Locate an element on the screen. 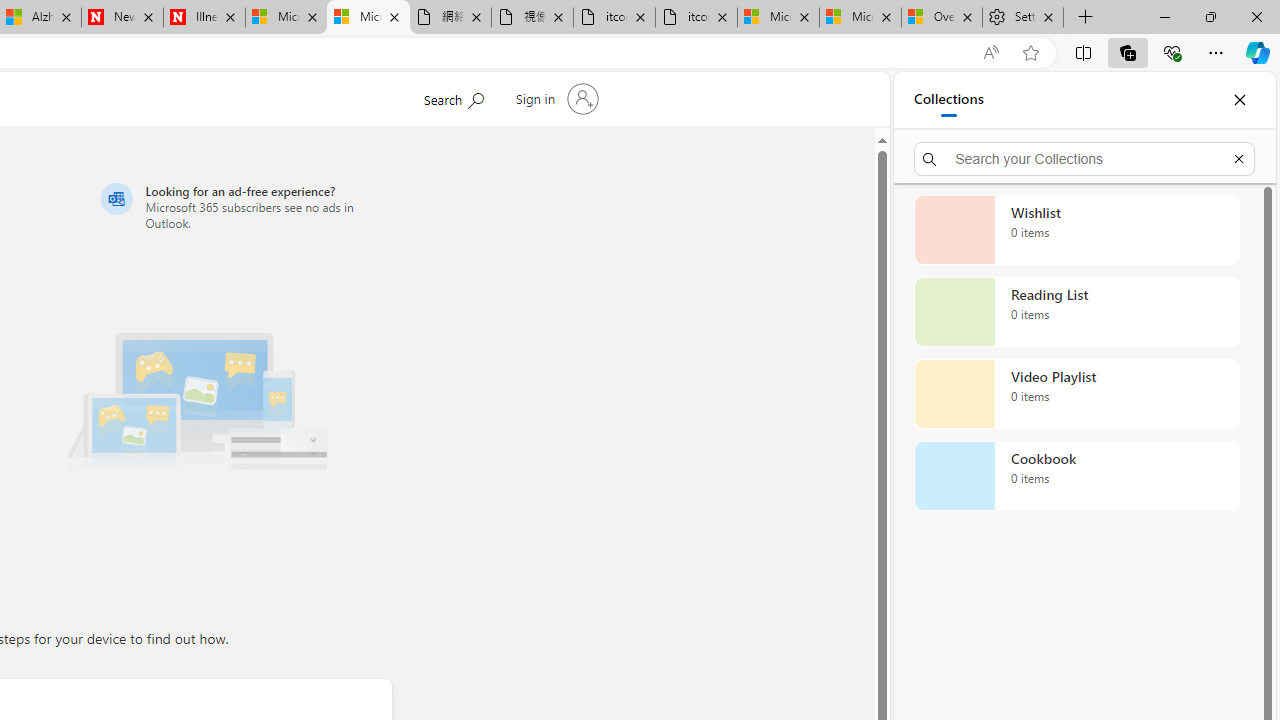  'Cookbook collection, 0 items' is located at coordinates (1076, 475).